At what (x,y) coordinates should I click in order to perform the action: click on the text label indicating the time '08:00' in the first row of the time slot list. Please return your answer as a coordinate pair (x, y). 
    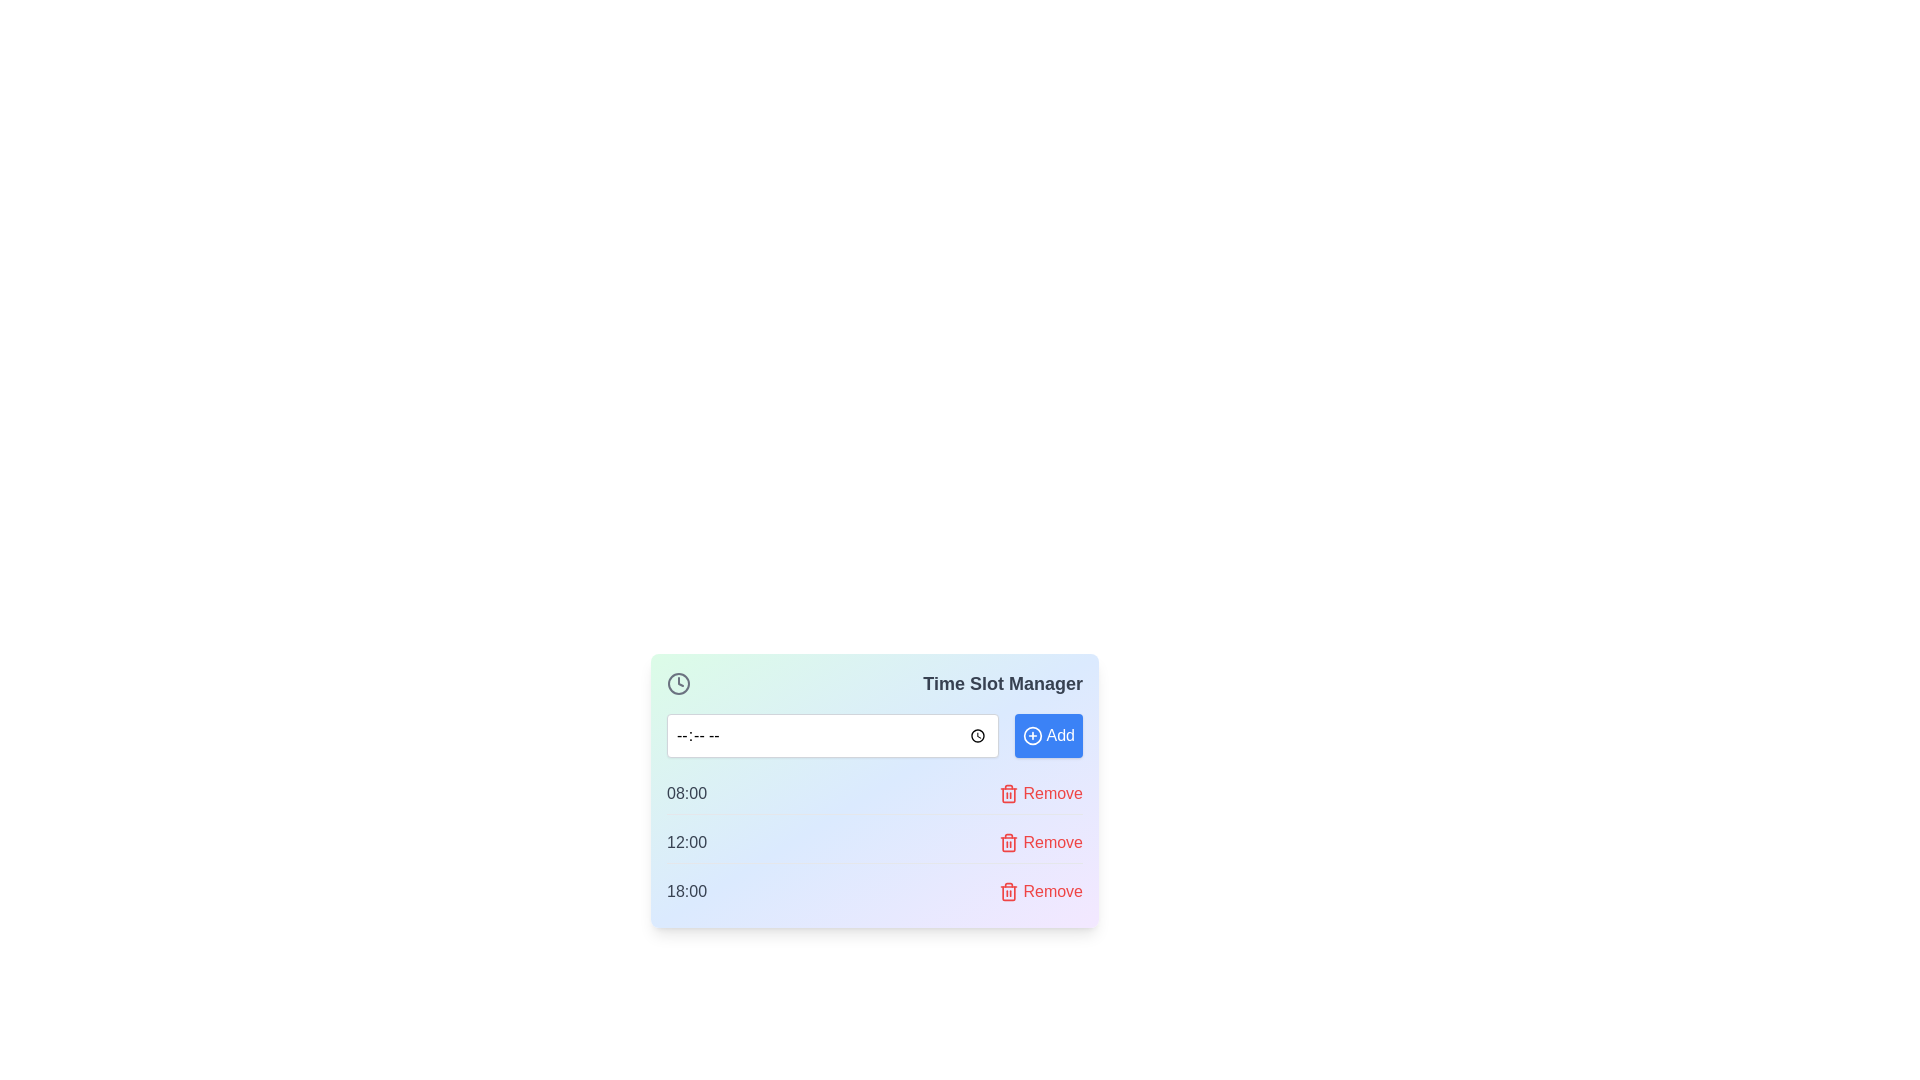
    Looking at the image, I should click on (686, 793).